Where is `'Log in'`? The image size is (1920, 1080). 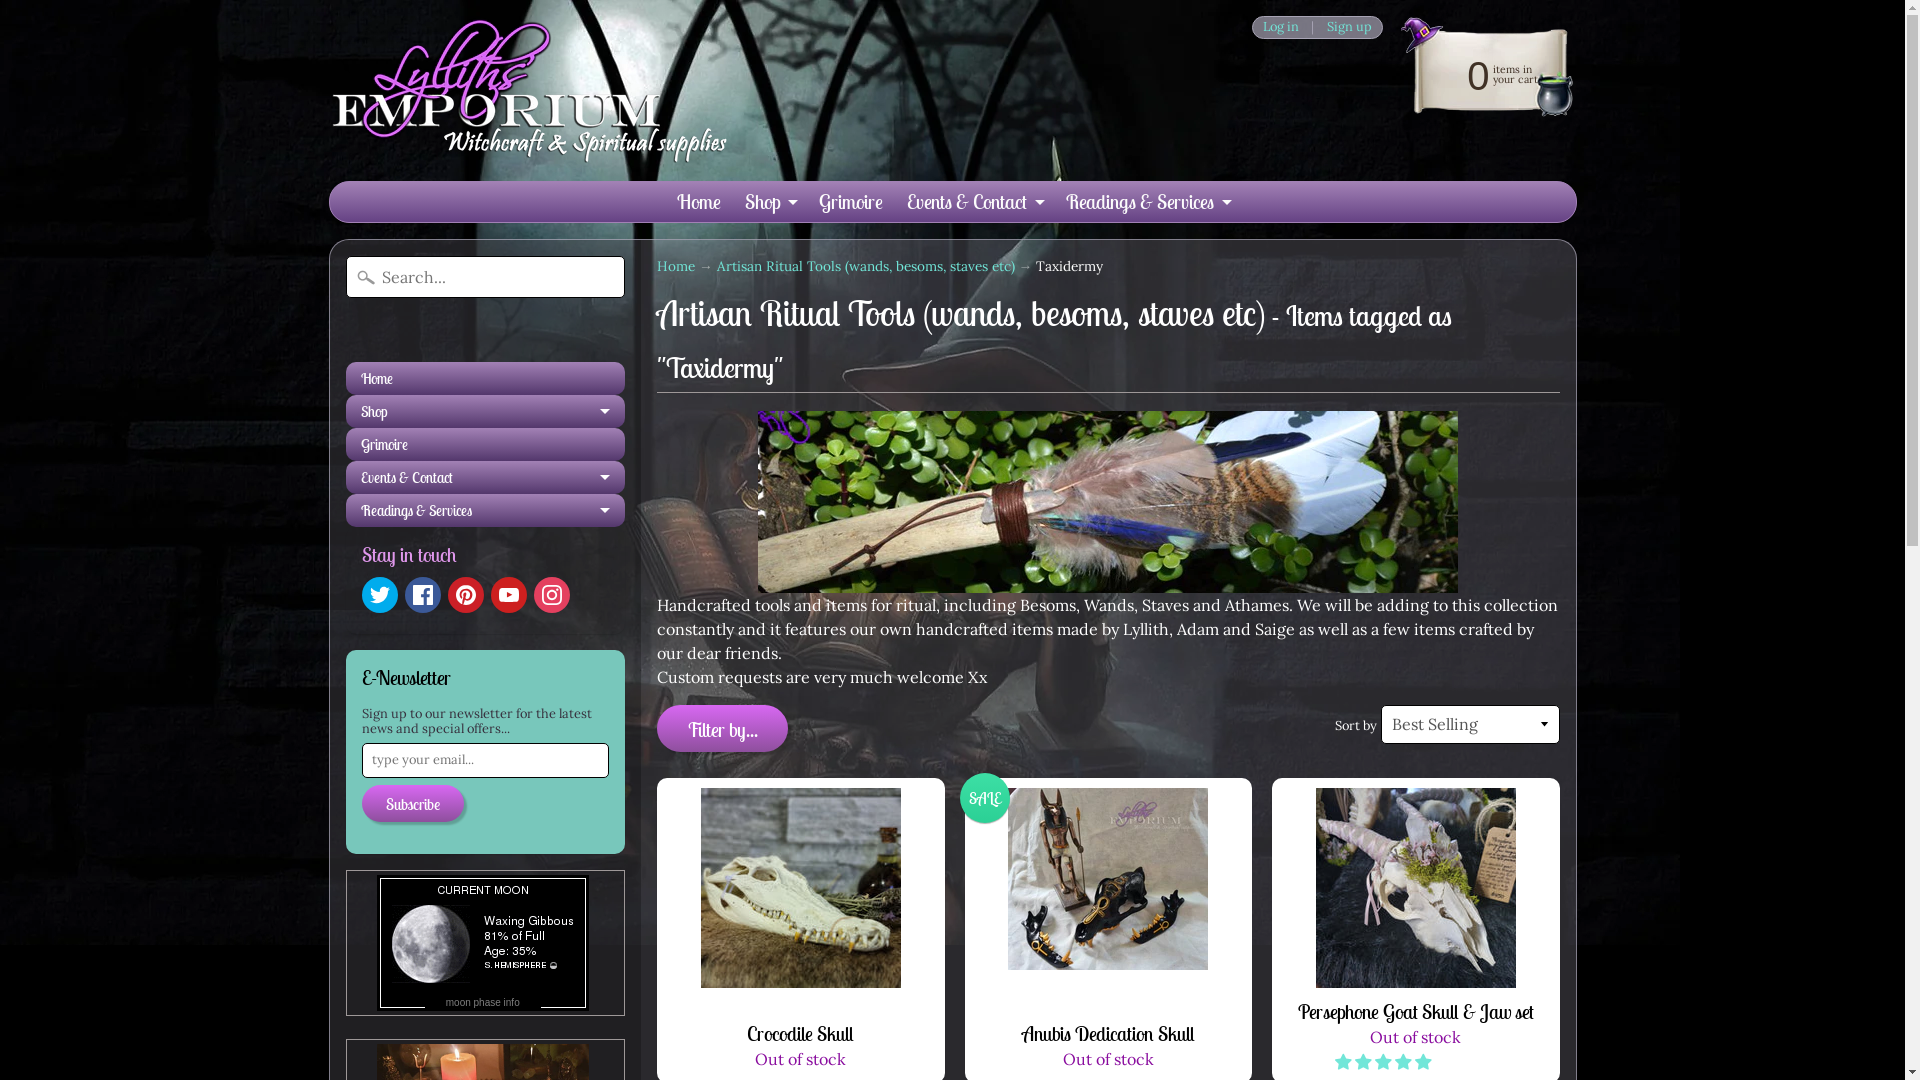
'Log in' is located at coordinates (1280, 27).